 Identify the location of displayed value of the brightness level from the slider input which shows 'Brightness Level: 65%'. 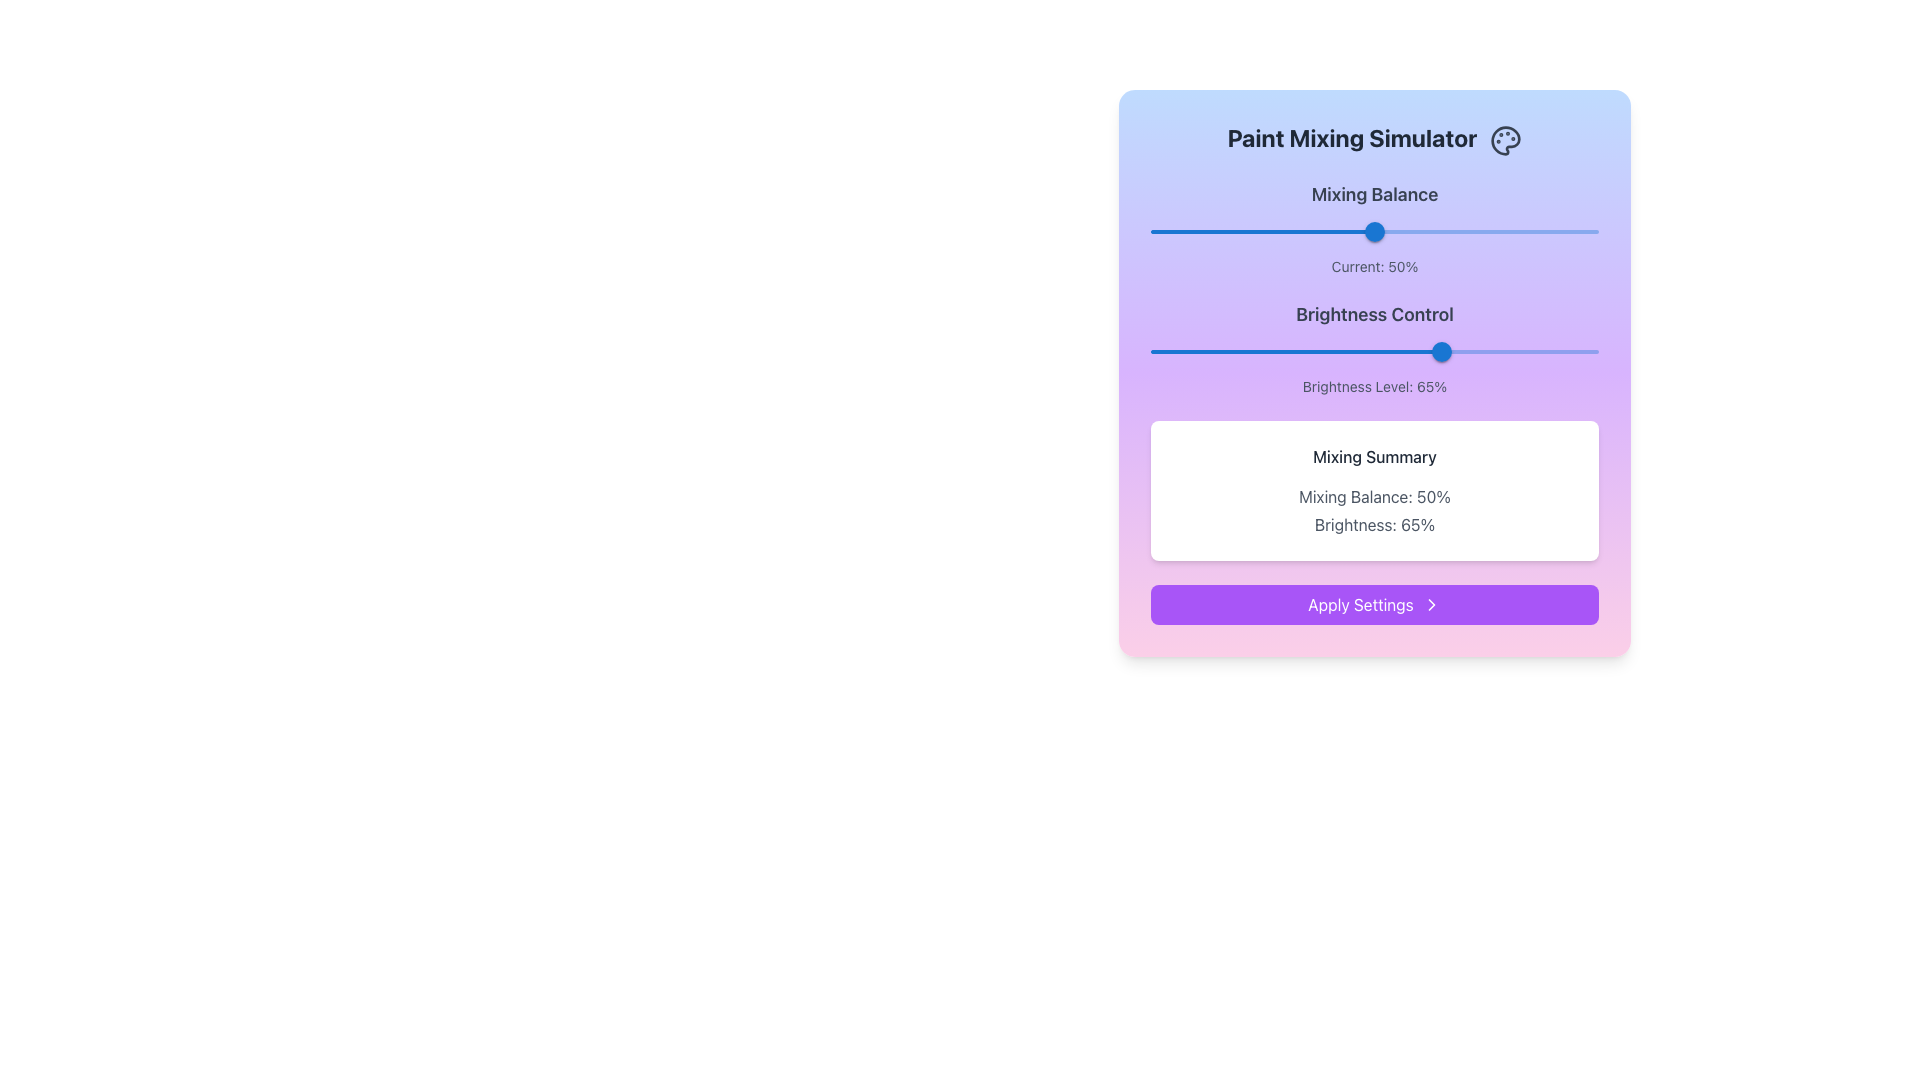
(1373, 346).